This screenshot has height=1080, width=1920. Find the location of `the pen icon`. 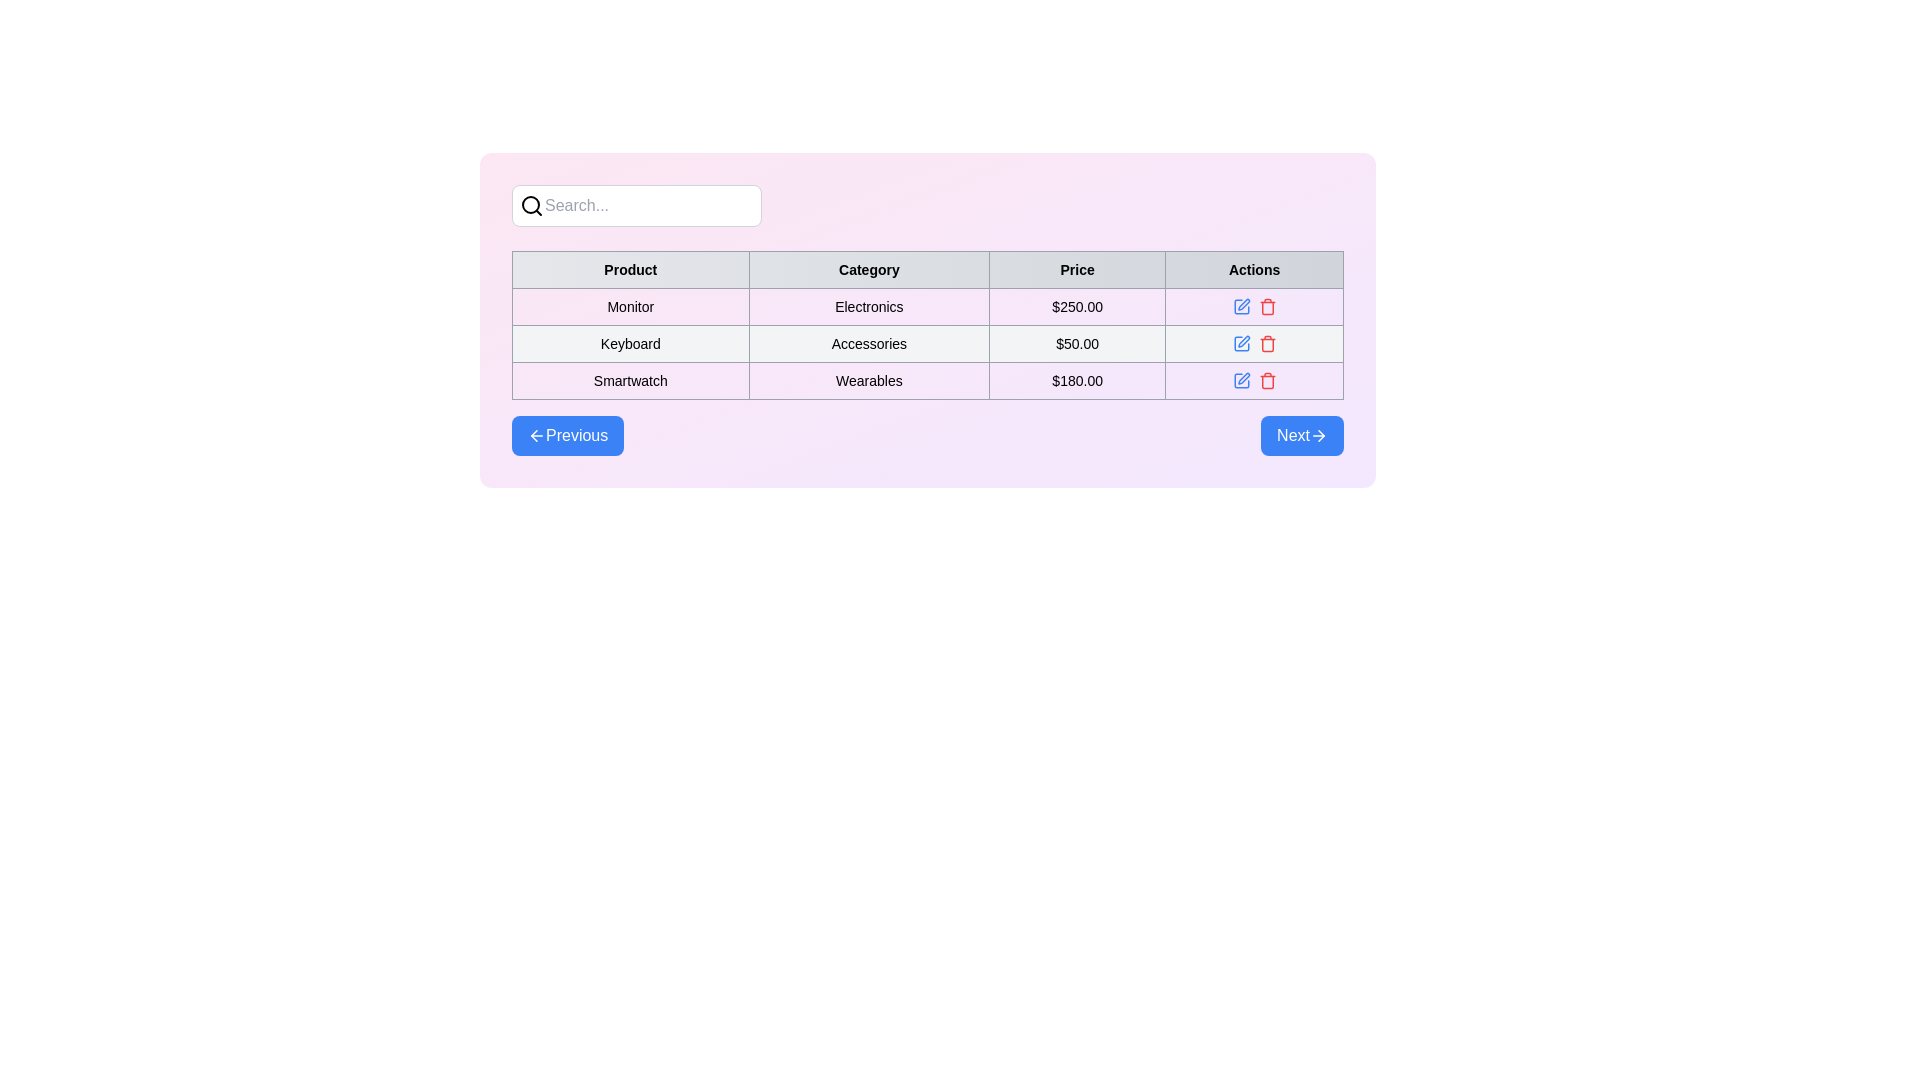

the pen icon is located at coordinates (1242, 340).